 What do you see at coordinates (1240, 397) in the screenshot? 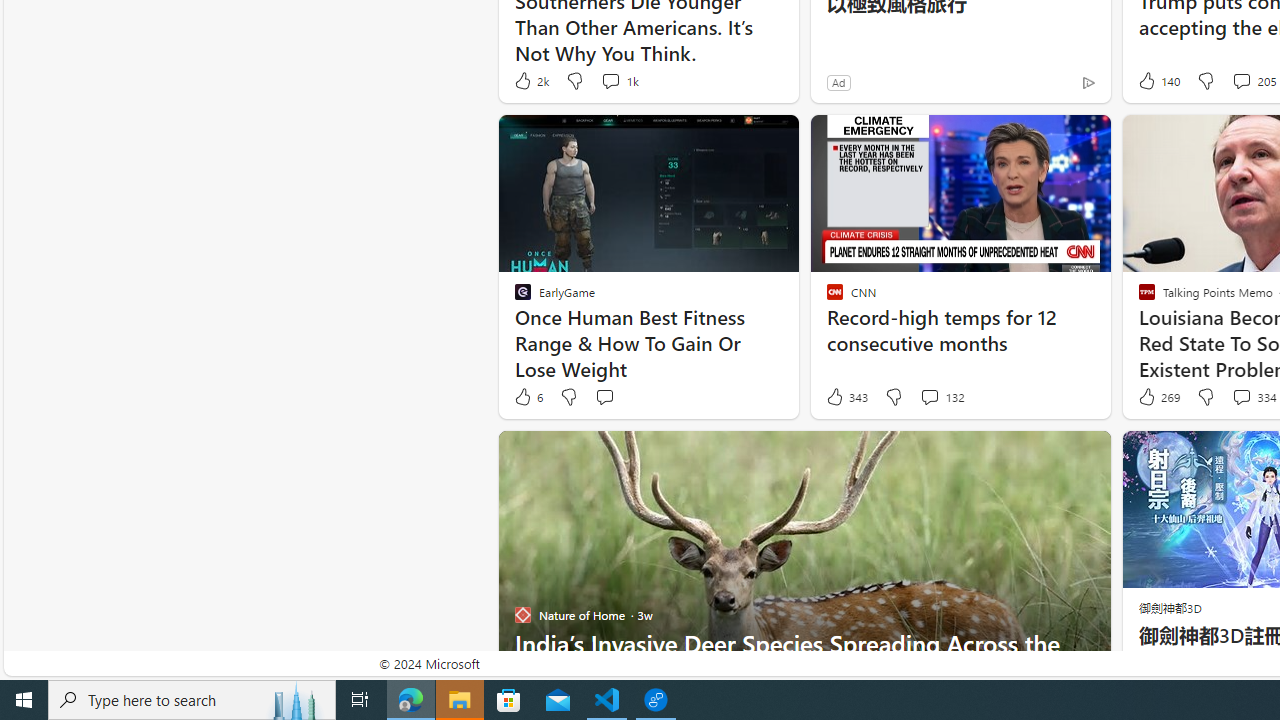
I see `'View comments 334 Comment'` at bounding box center [1240, 397].